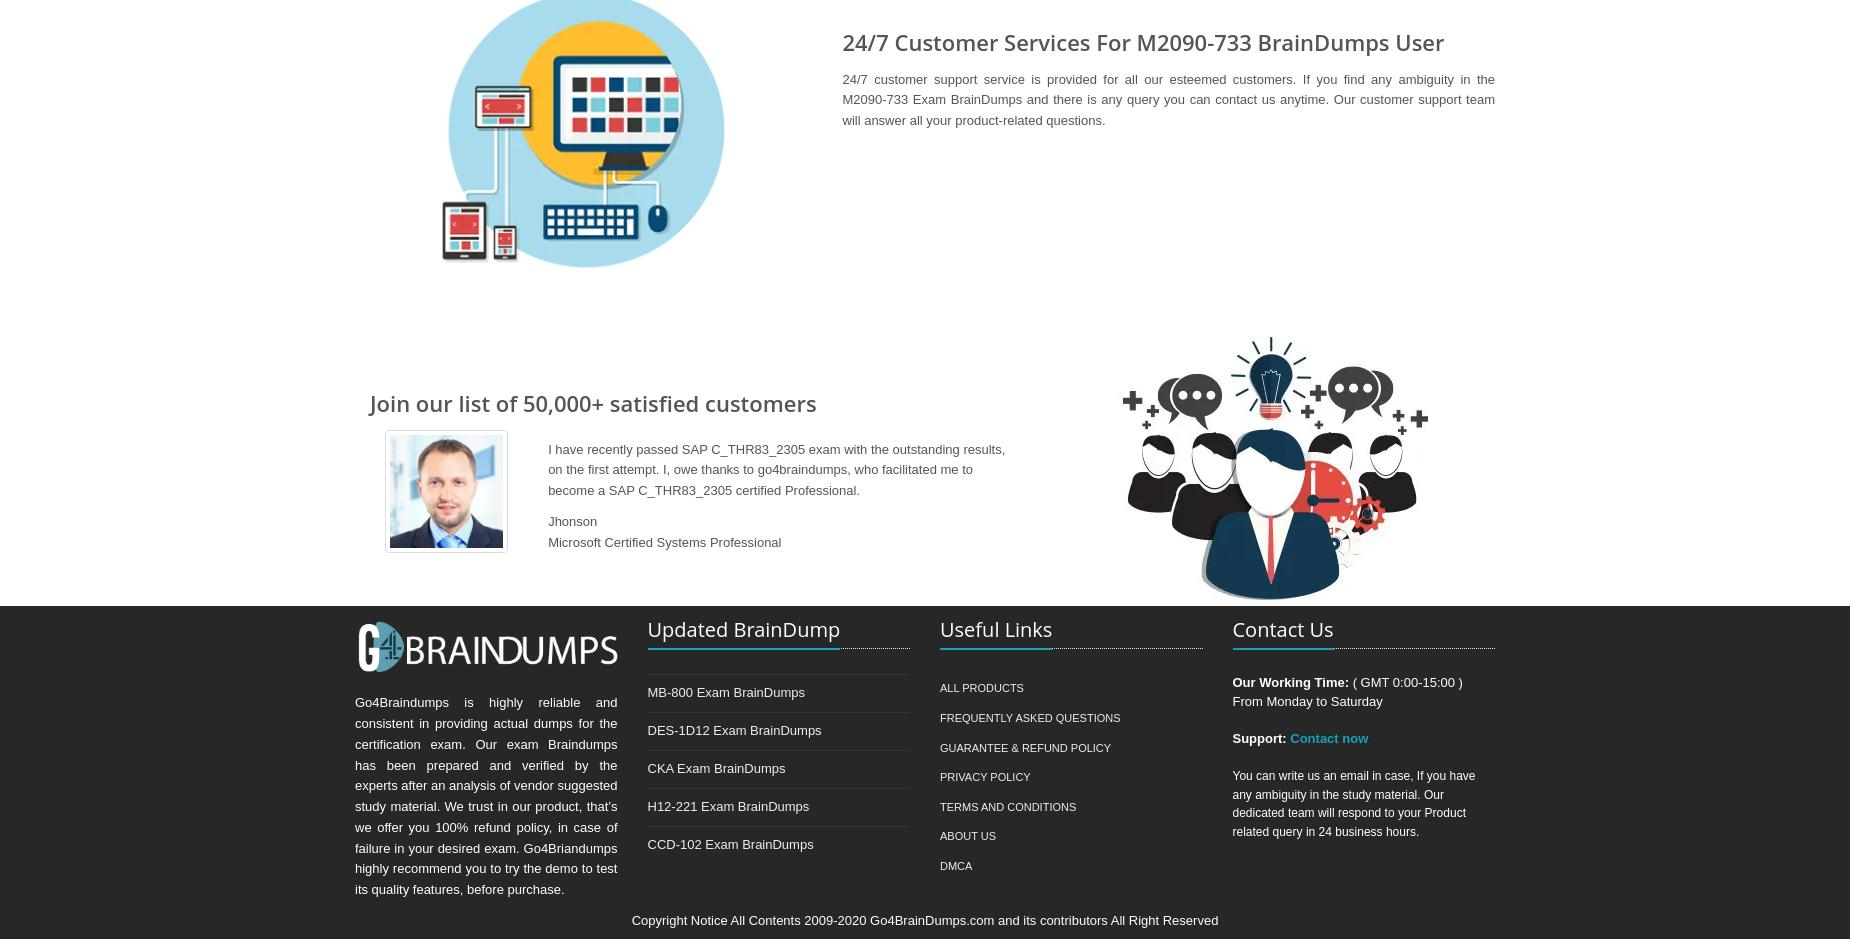 This screenshot has width=1850, height=939. I want to click on 'I have recently passed SAP C_THR83_2305 exam with the outstanding results, on the first attempt. I, owe thanks to go4braindumps, who facilitated me to become a SAP C_THR83_2305 certified Professional.', so click(776, 469).